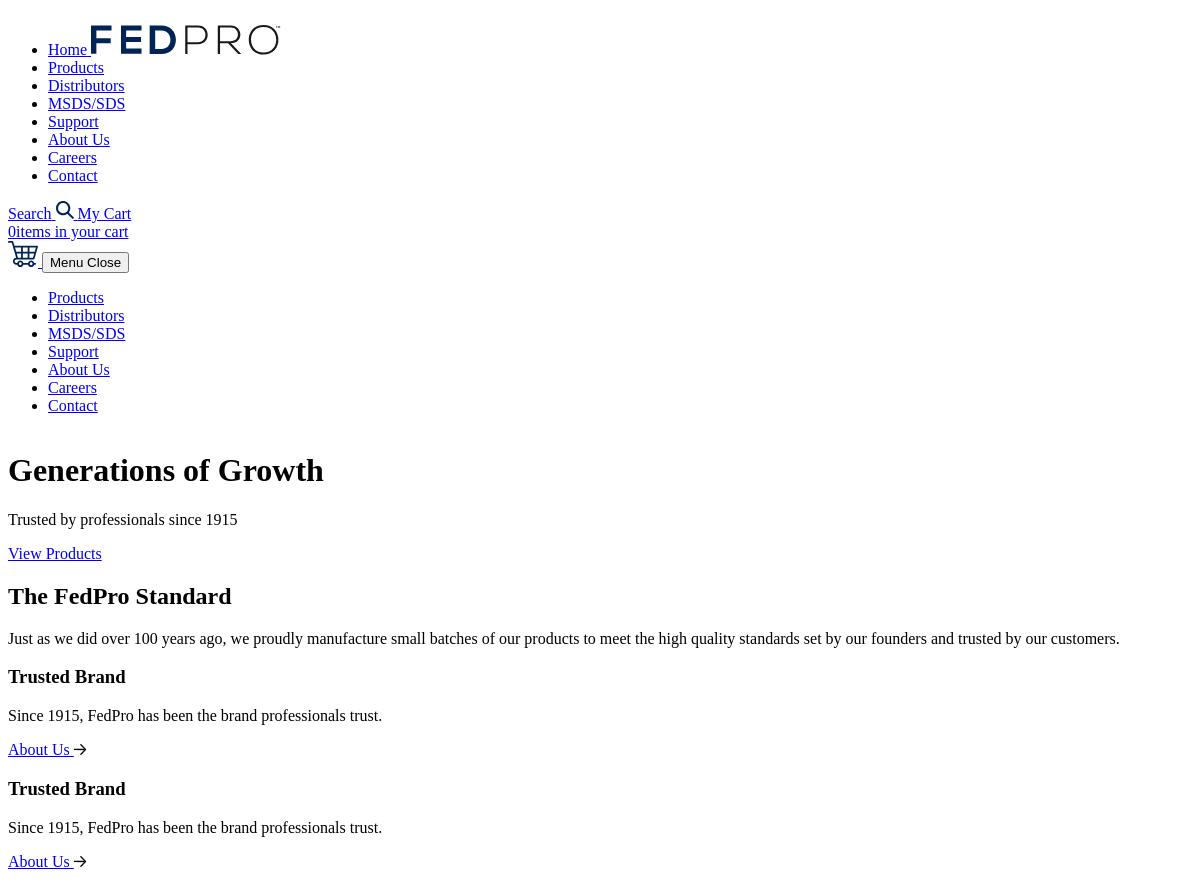  I want to click on 'Close', so click(87, 262).